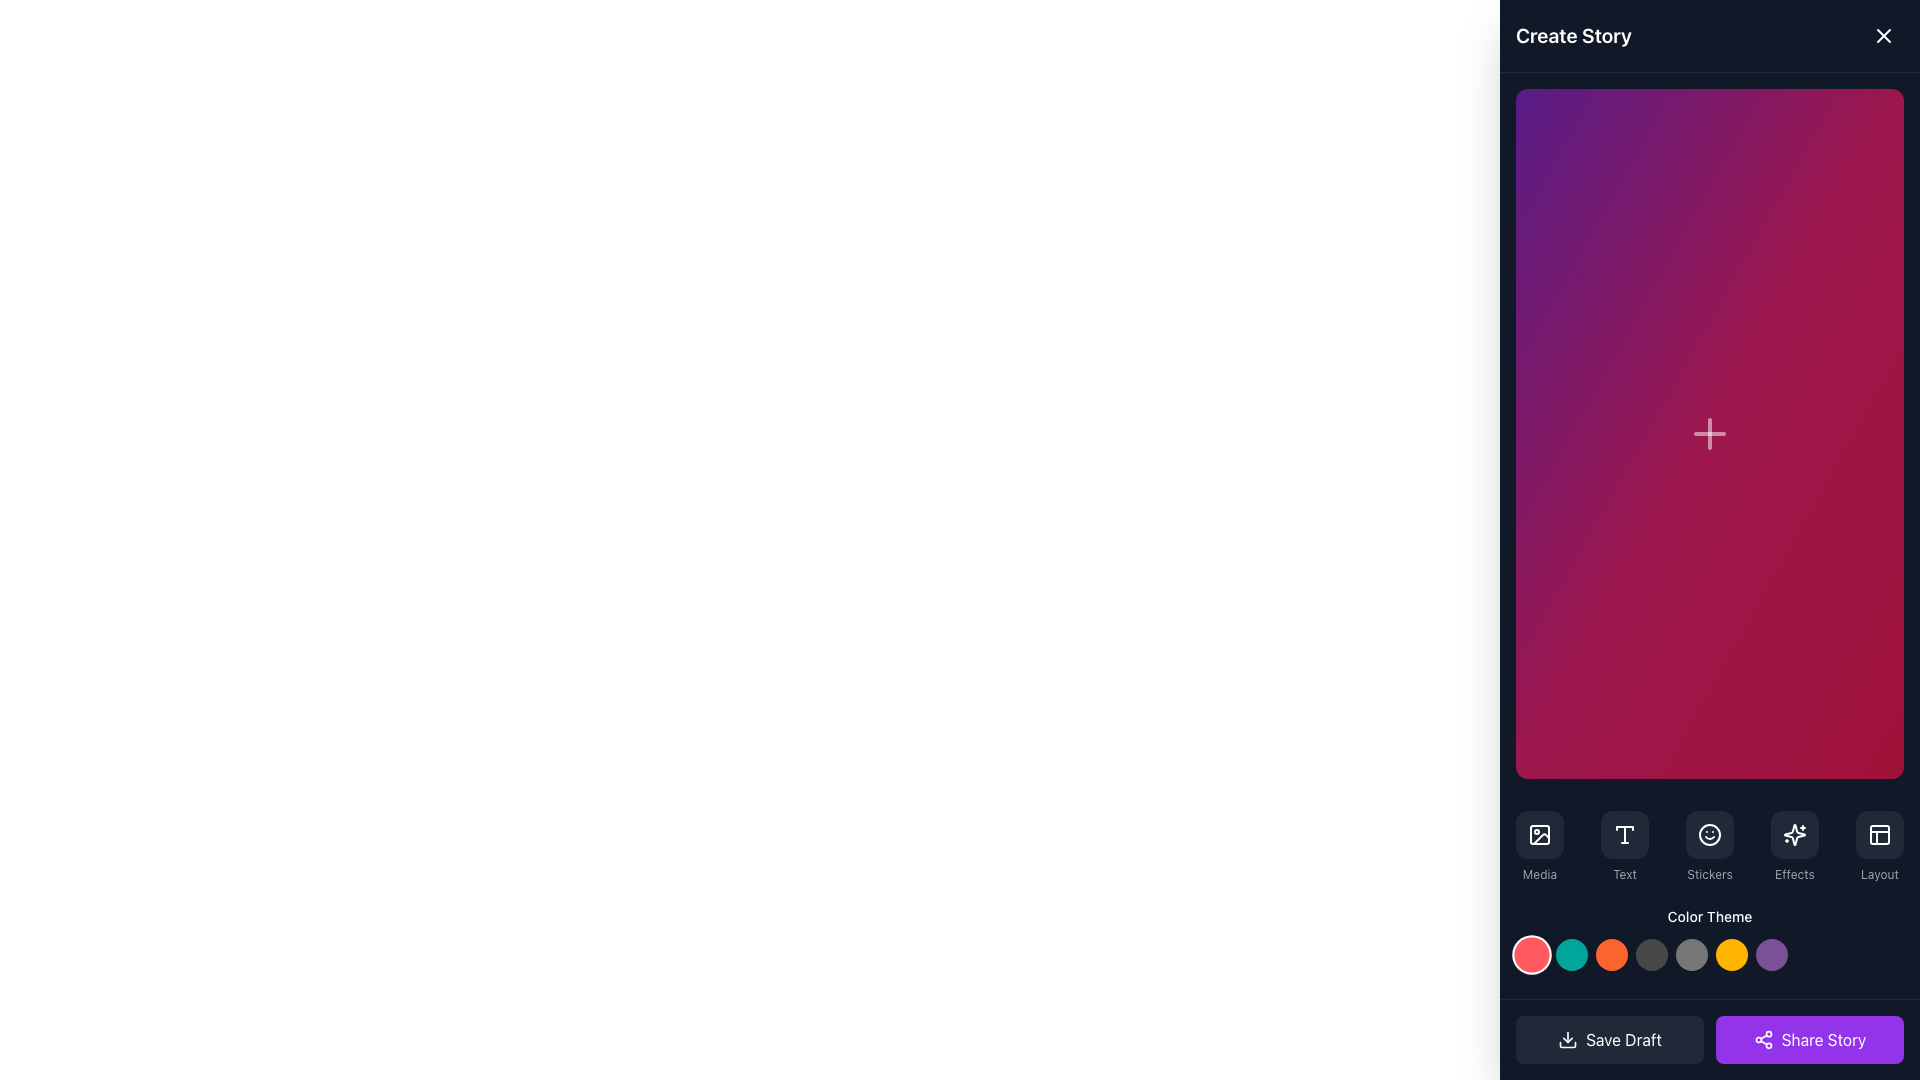  What do you see at coordinates (1651, 952) in the screenshot?
I see `the fourth colored circle button representing the dark grey color theme` at bounding box center [1651, 952].